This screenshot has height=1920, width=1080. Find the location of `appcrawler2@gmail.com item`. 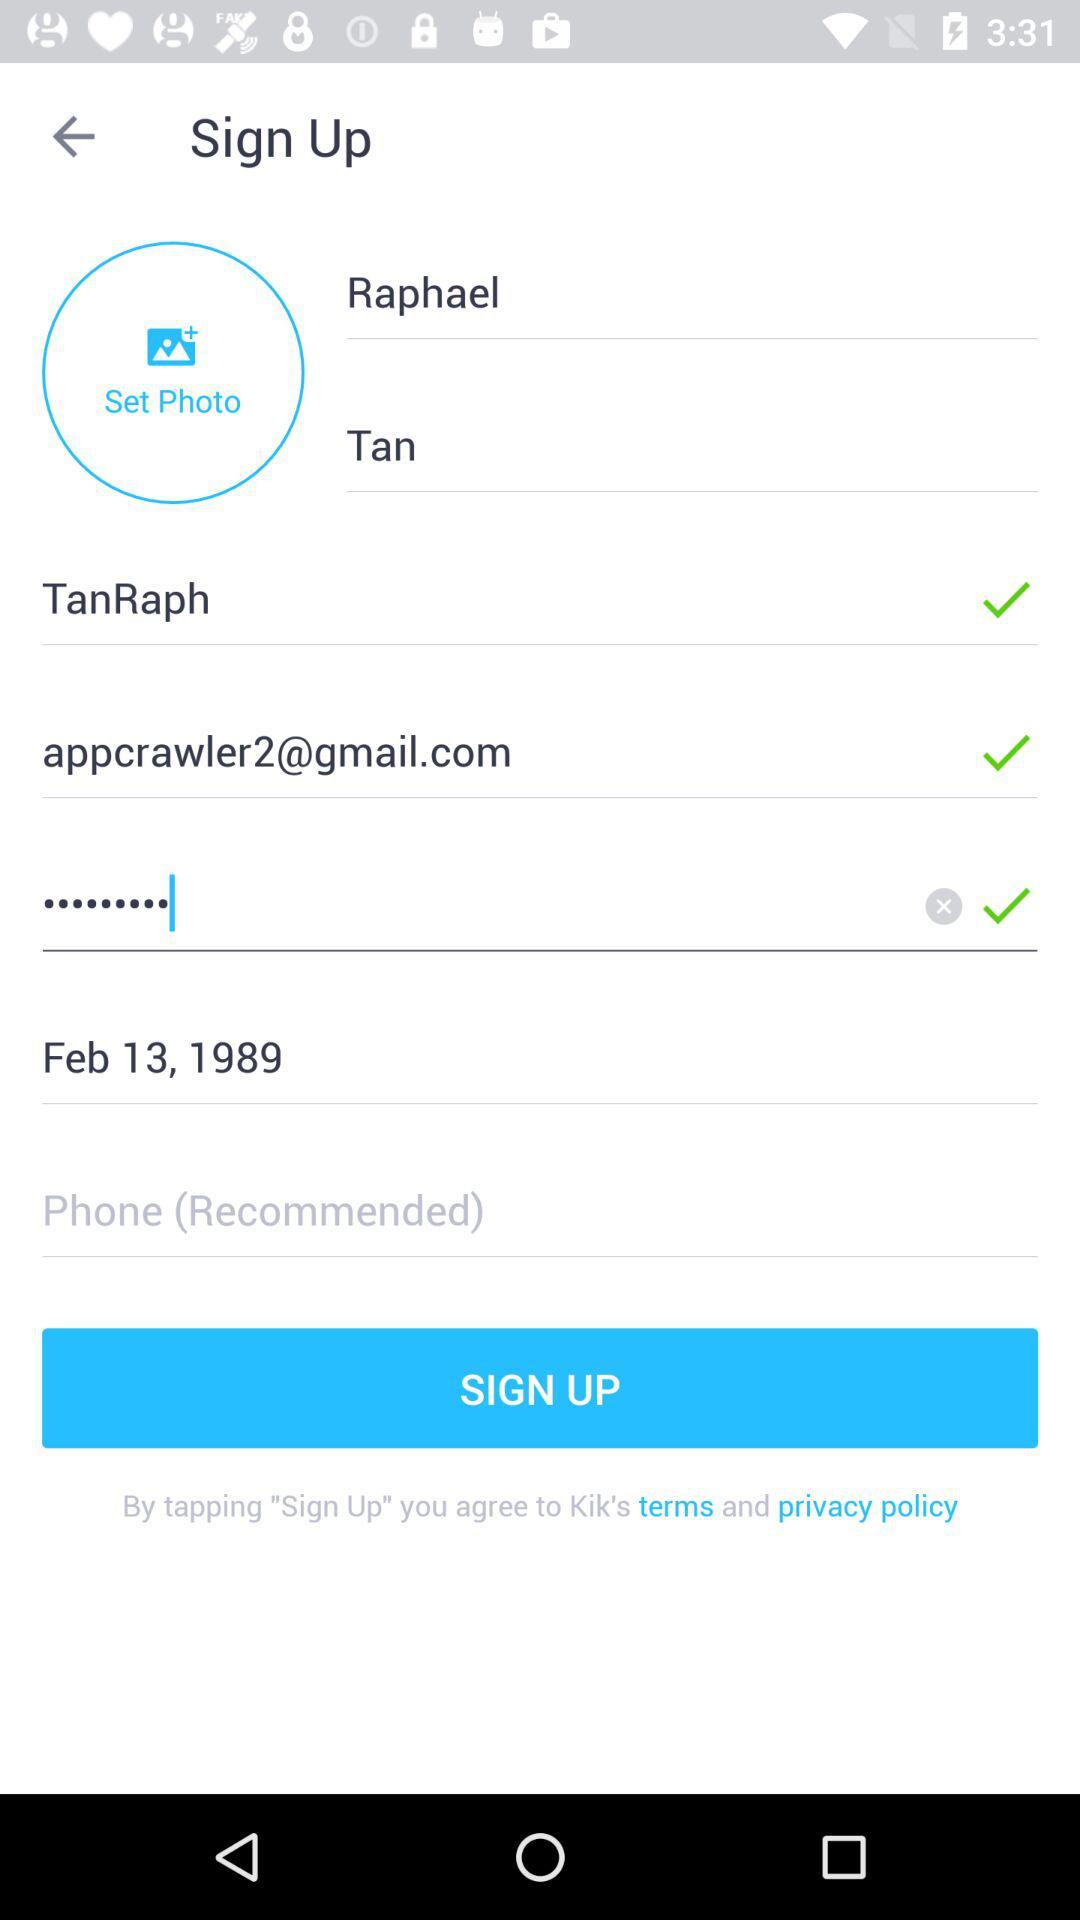

appcrawler2@gmail.com item is located at coordinates (477, 748).